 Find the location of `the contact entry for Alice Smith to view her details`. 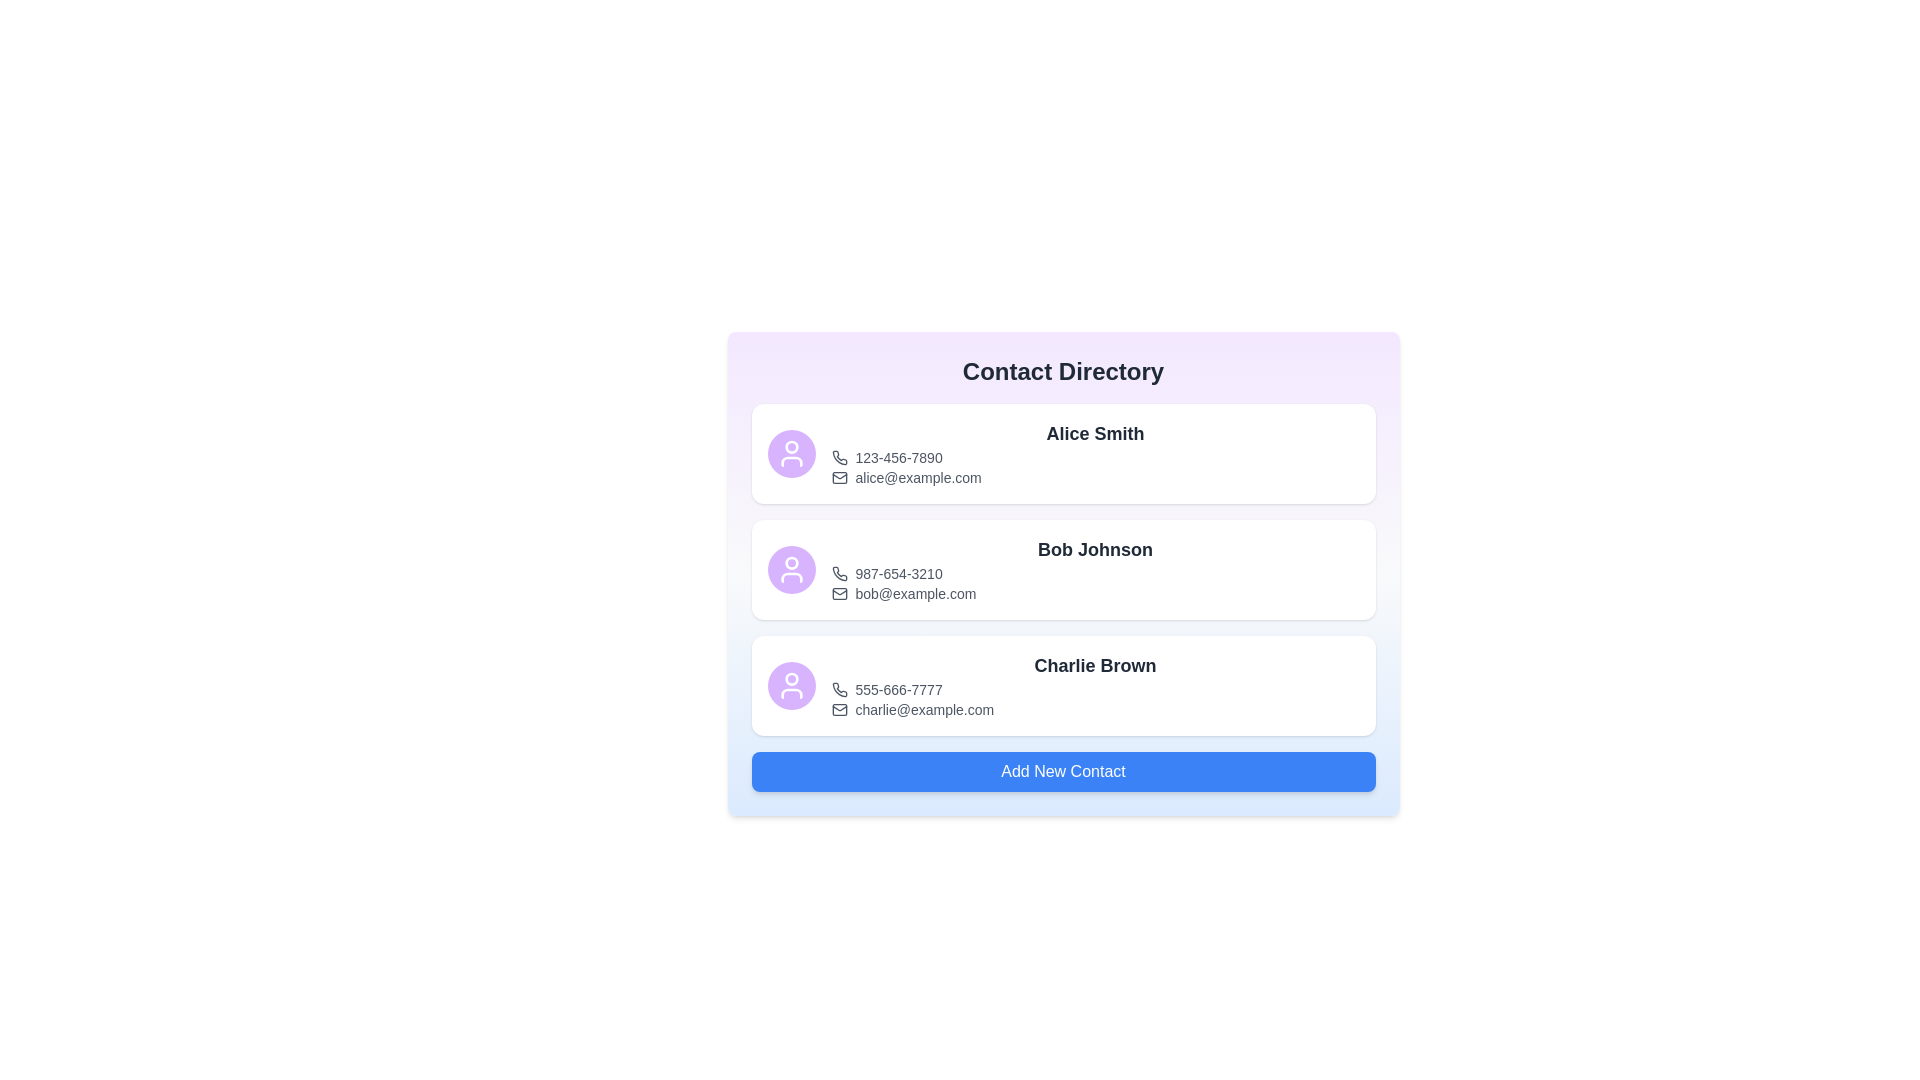

the contact entry for Alice Smith to view her details is located at coordinates (1062, 454).